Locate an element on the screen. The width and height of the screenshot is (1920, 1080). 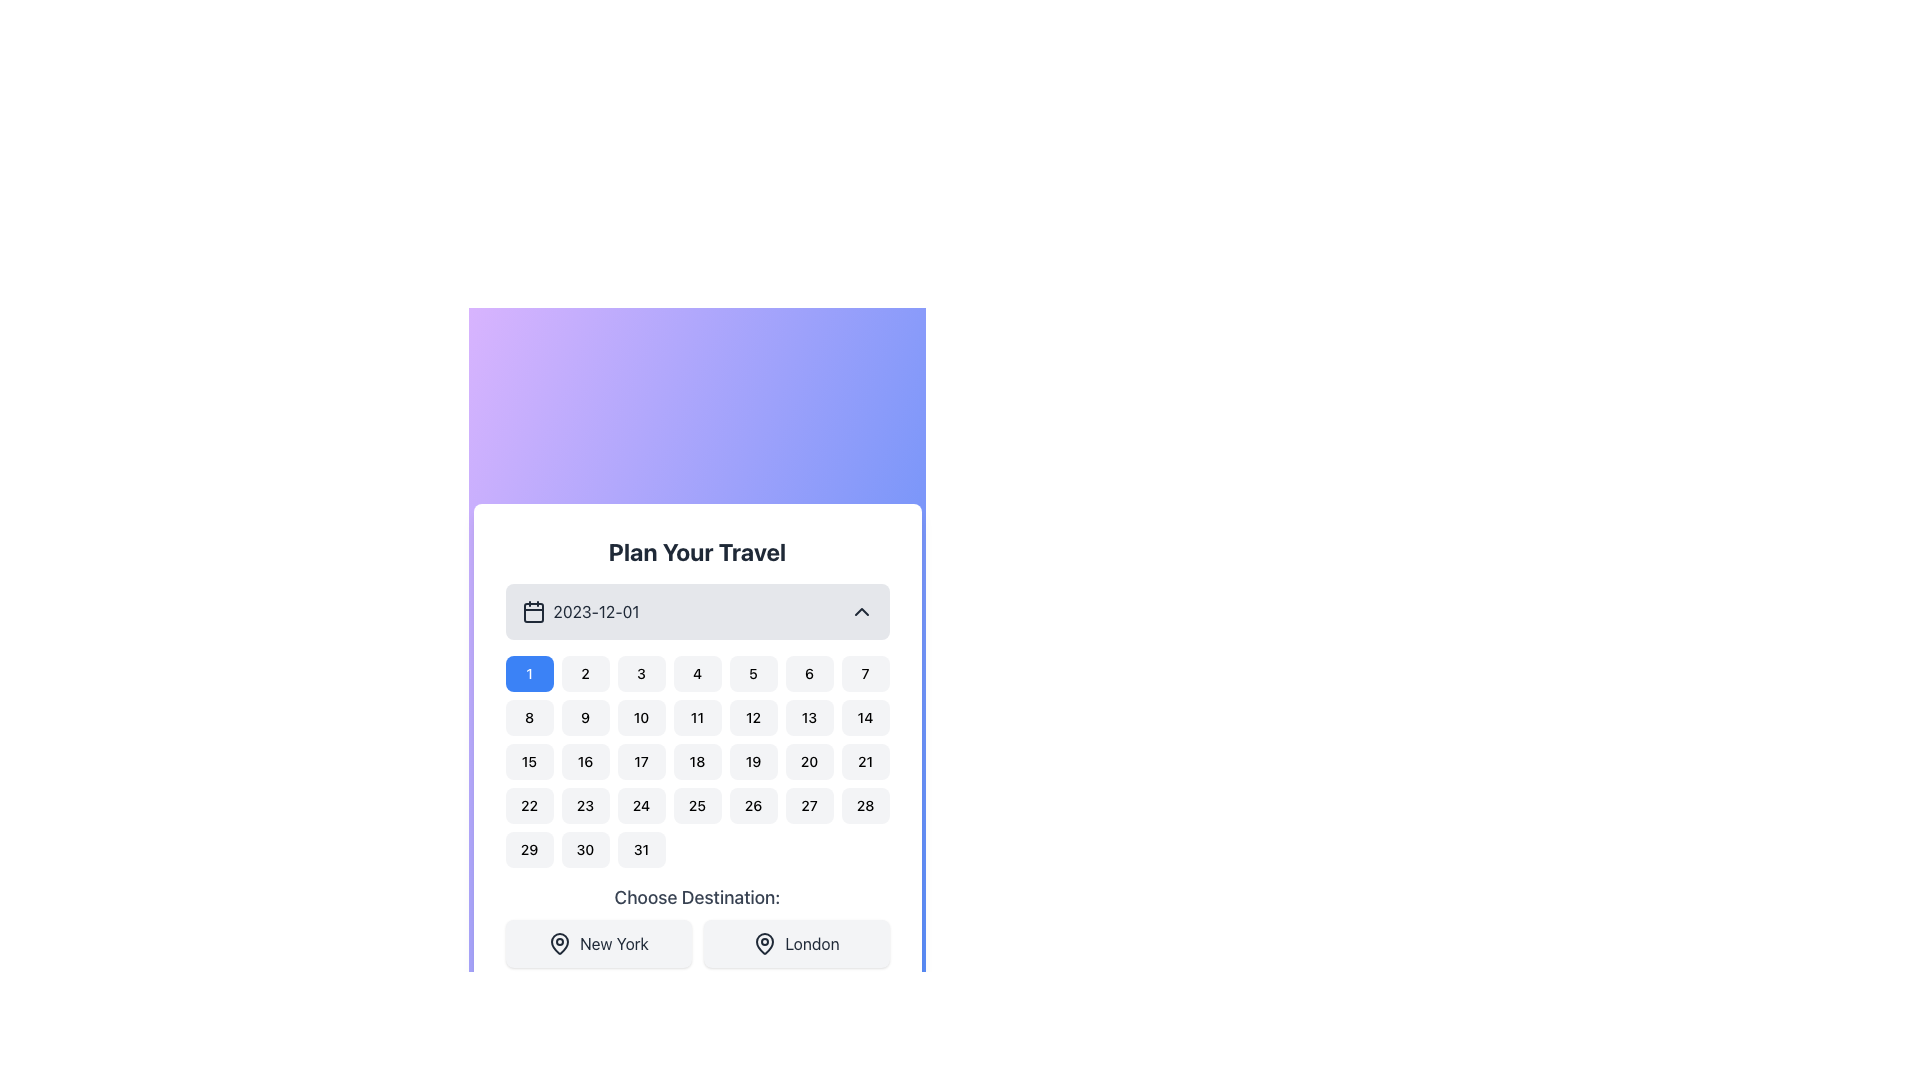
the button representing the 15th day of the month in the calendar interface is located at coordinates (529, 762).